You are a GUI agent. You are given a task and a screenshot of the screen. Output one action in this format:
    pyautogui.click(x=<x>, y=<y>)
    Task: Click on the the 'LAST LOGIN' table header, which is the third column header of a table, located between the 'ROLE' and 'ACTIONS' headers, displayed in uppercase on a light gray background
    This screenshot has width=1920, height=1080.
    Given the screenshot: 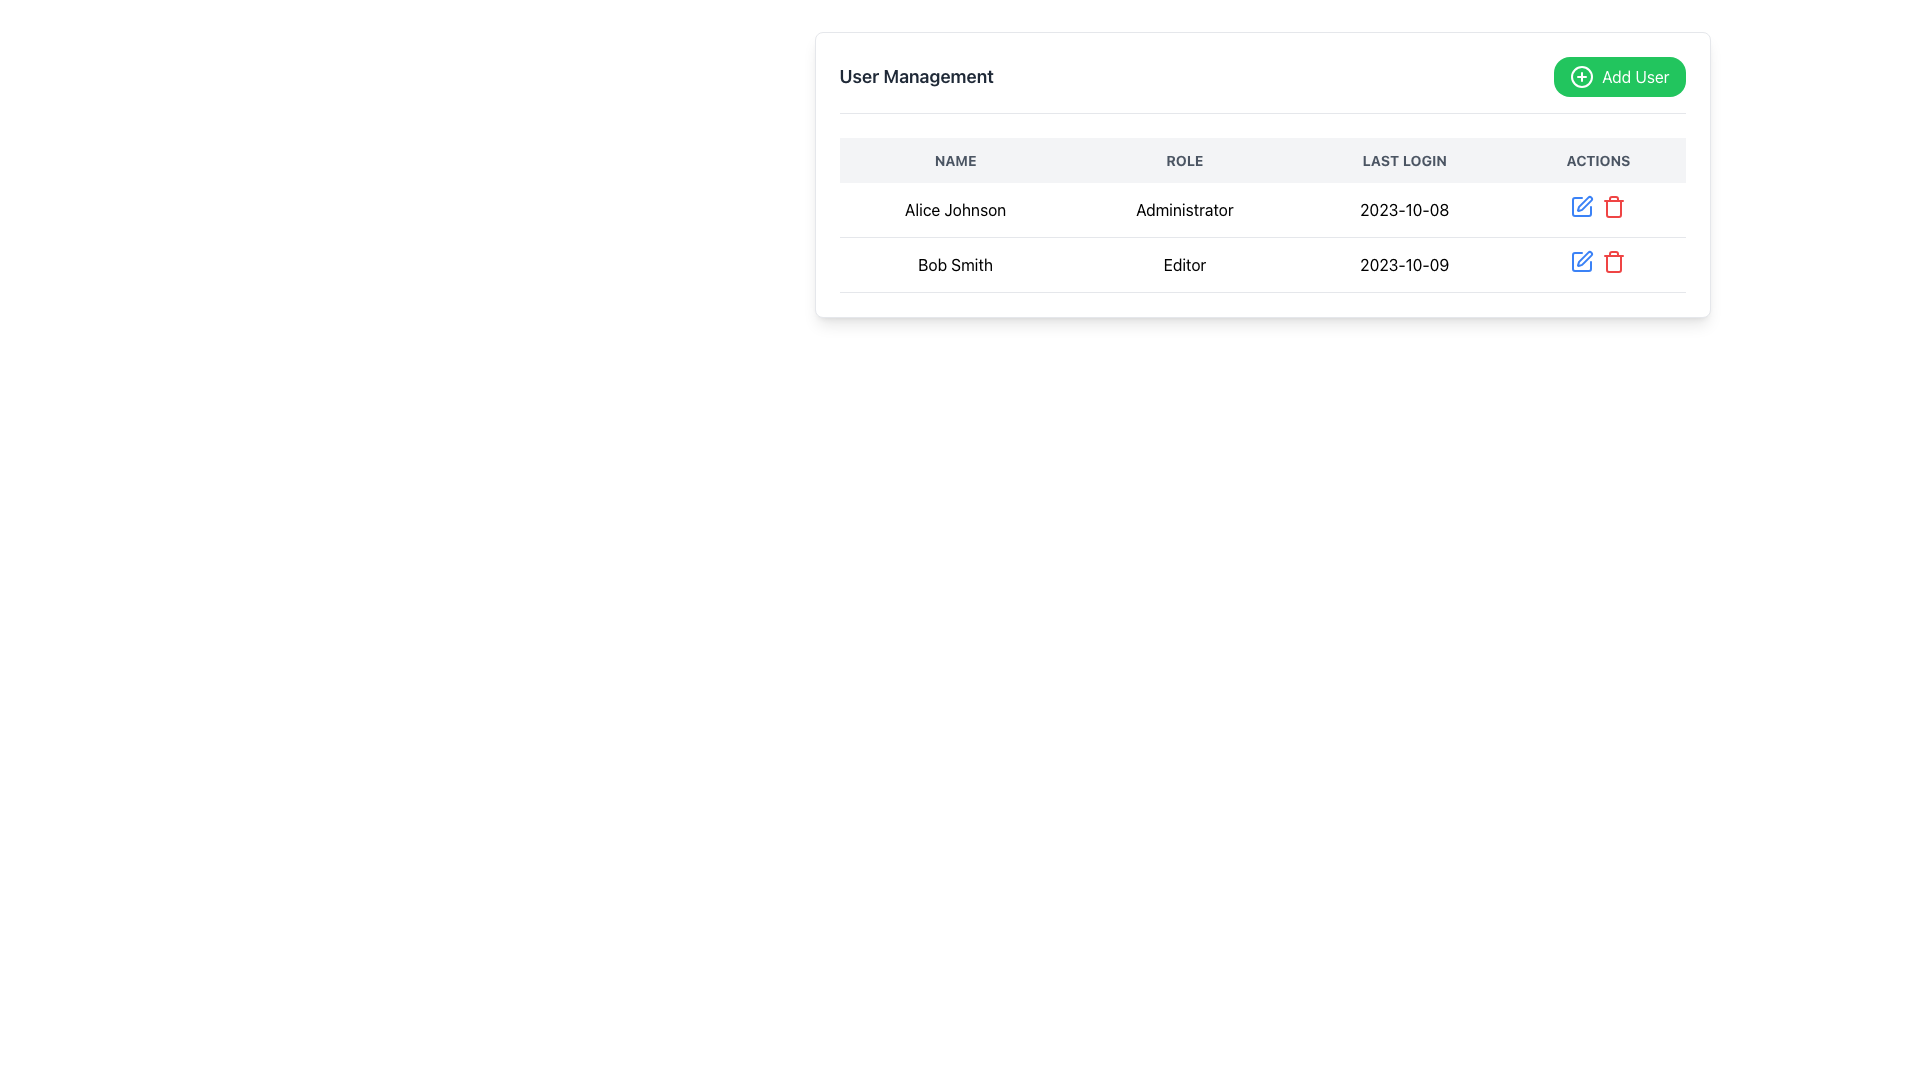 What is the action you would take?
    pyautogui.click(x=1403, y=159)
    